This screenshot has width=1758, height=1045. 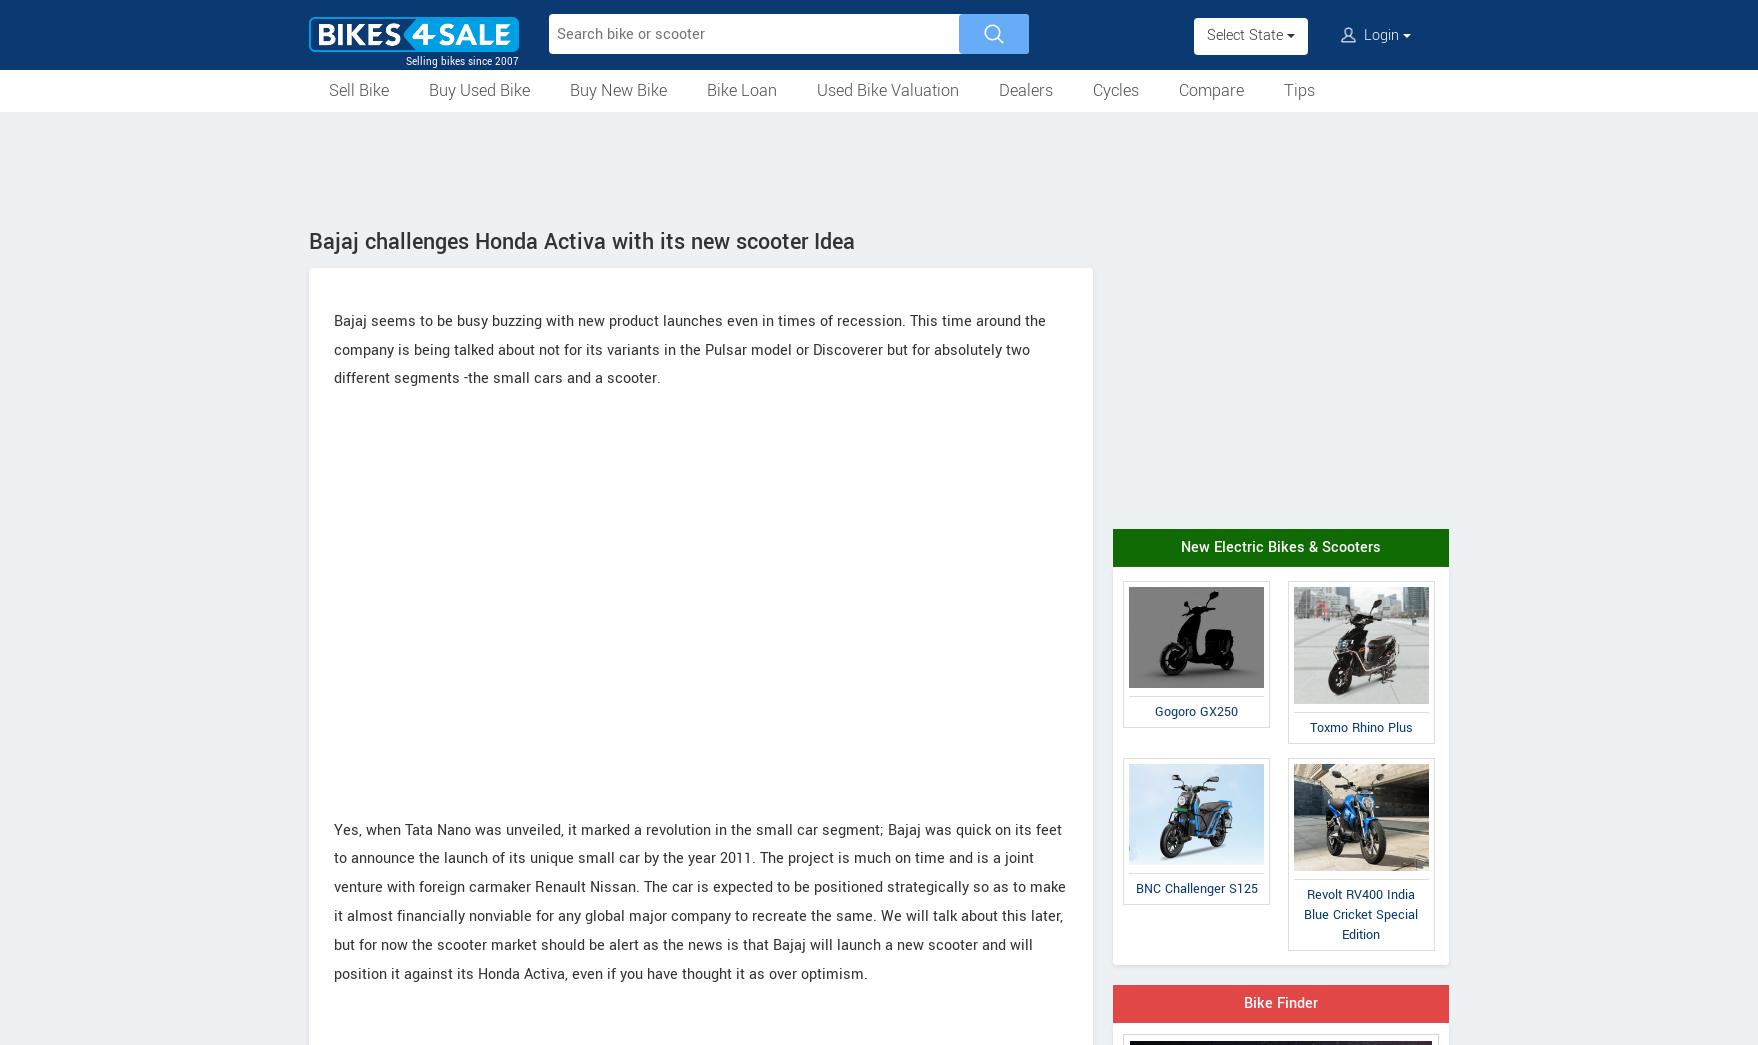 I want to click on 'Toxmo Rhino Plus', so click(x=1359, y=726).